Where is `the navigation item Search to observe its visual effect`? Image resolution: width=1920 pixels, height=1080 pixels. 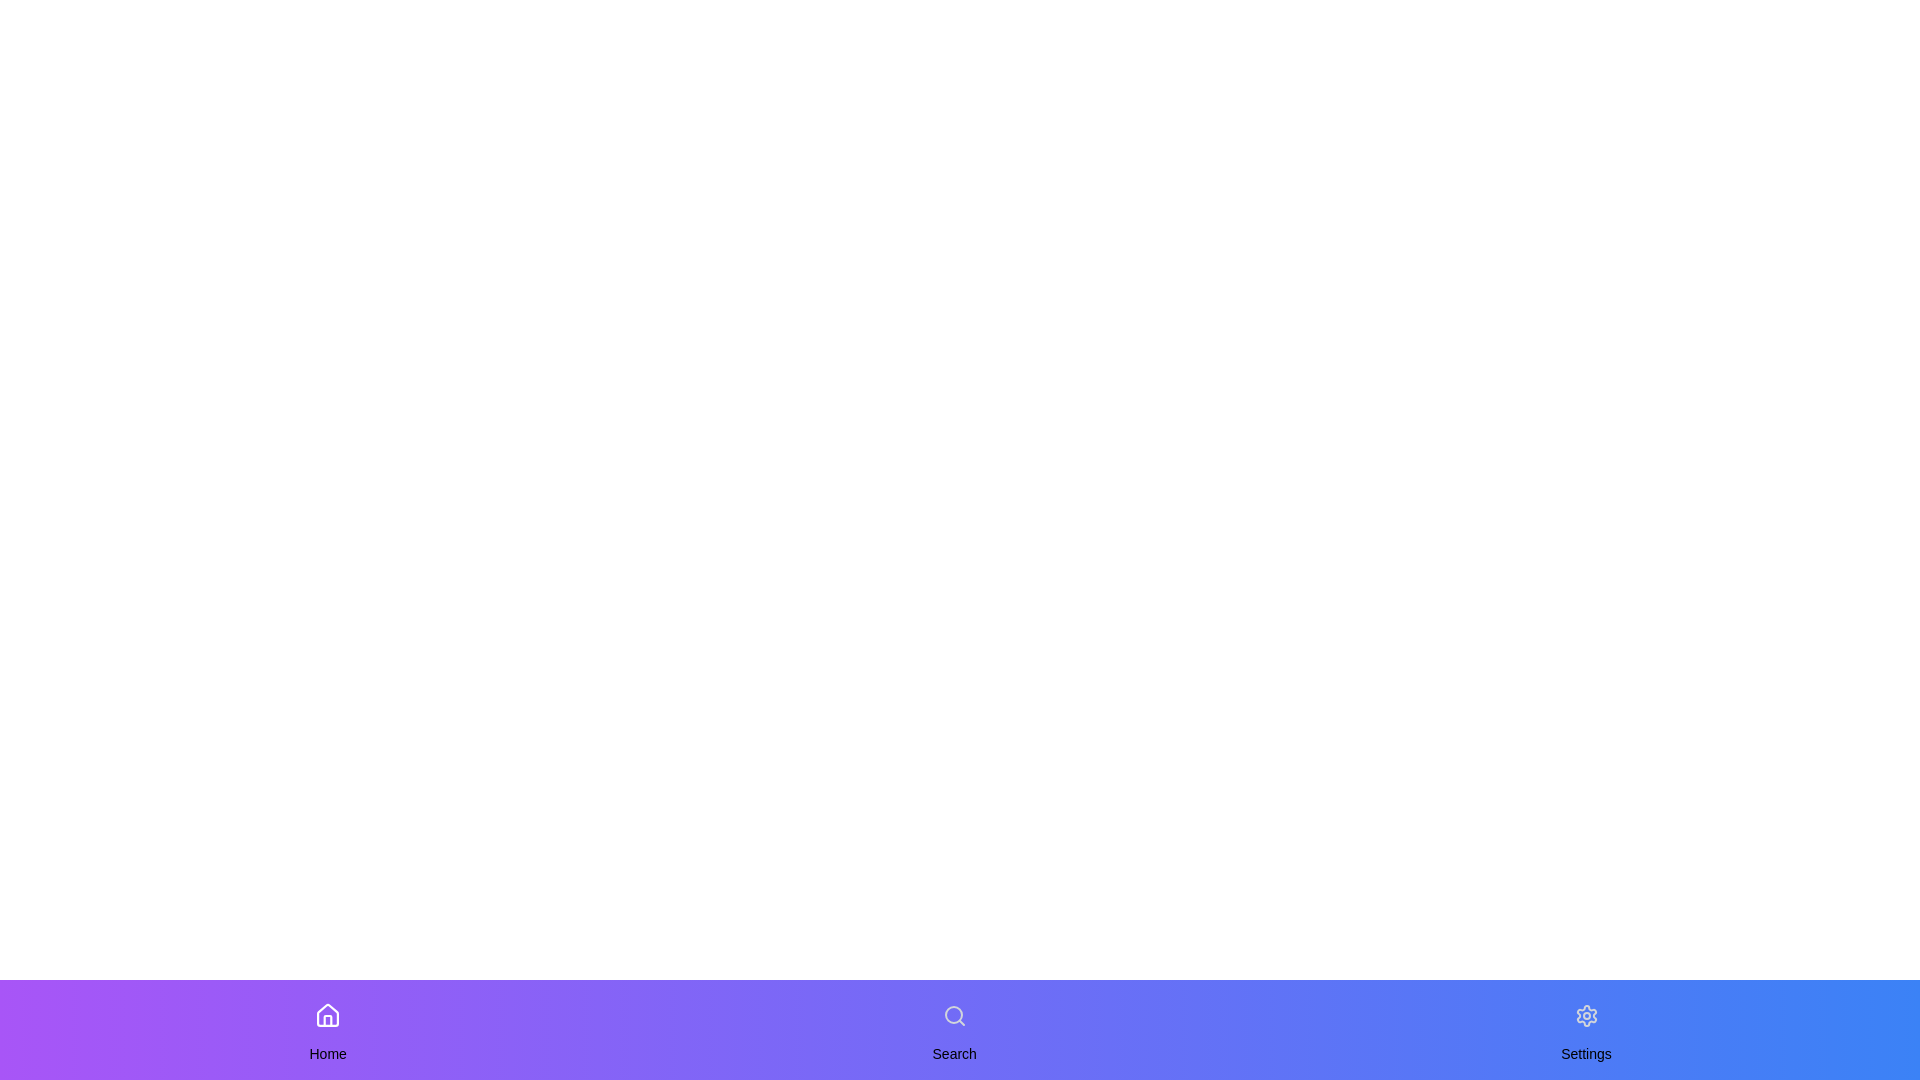 the navigation item Search to observe its visual effect is located at coordinates (953, 1015).